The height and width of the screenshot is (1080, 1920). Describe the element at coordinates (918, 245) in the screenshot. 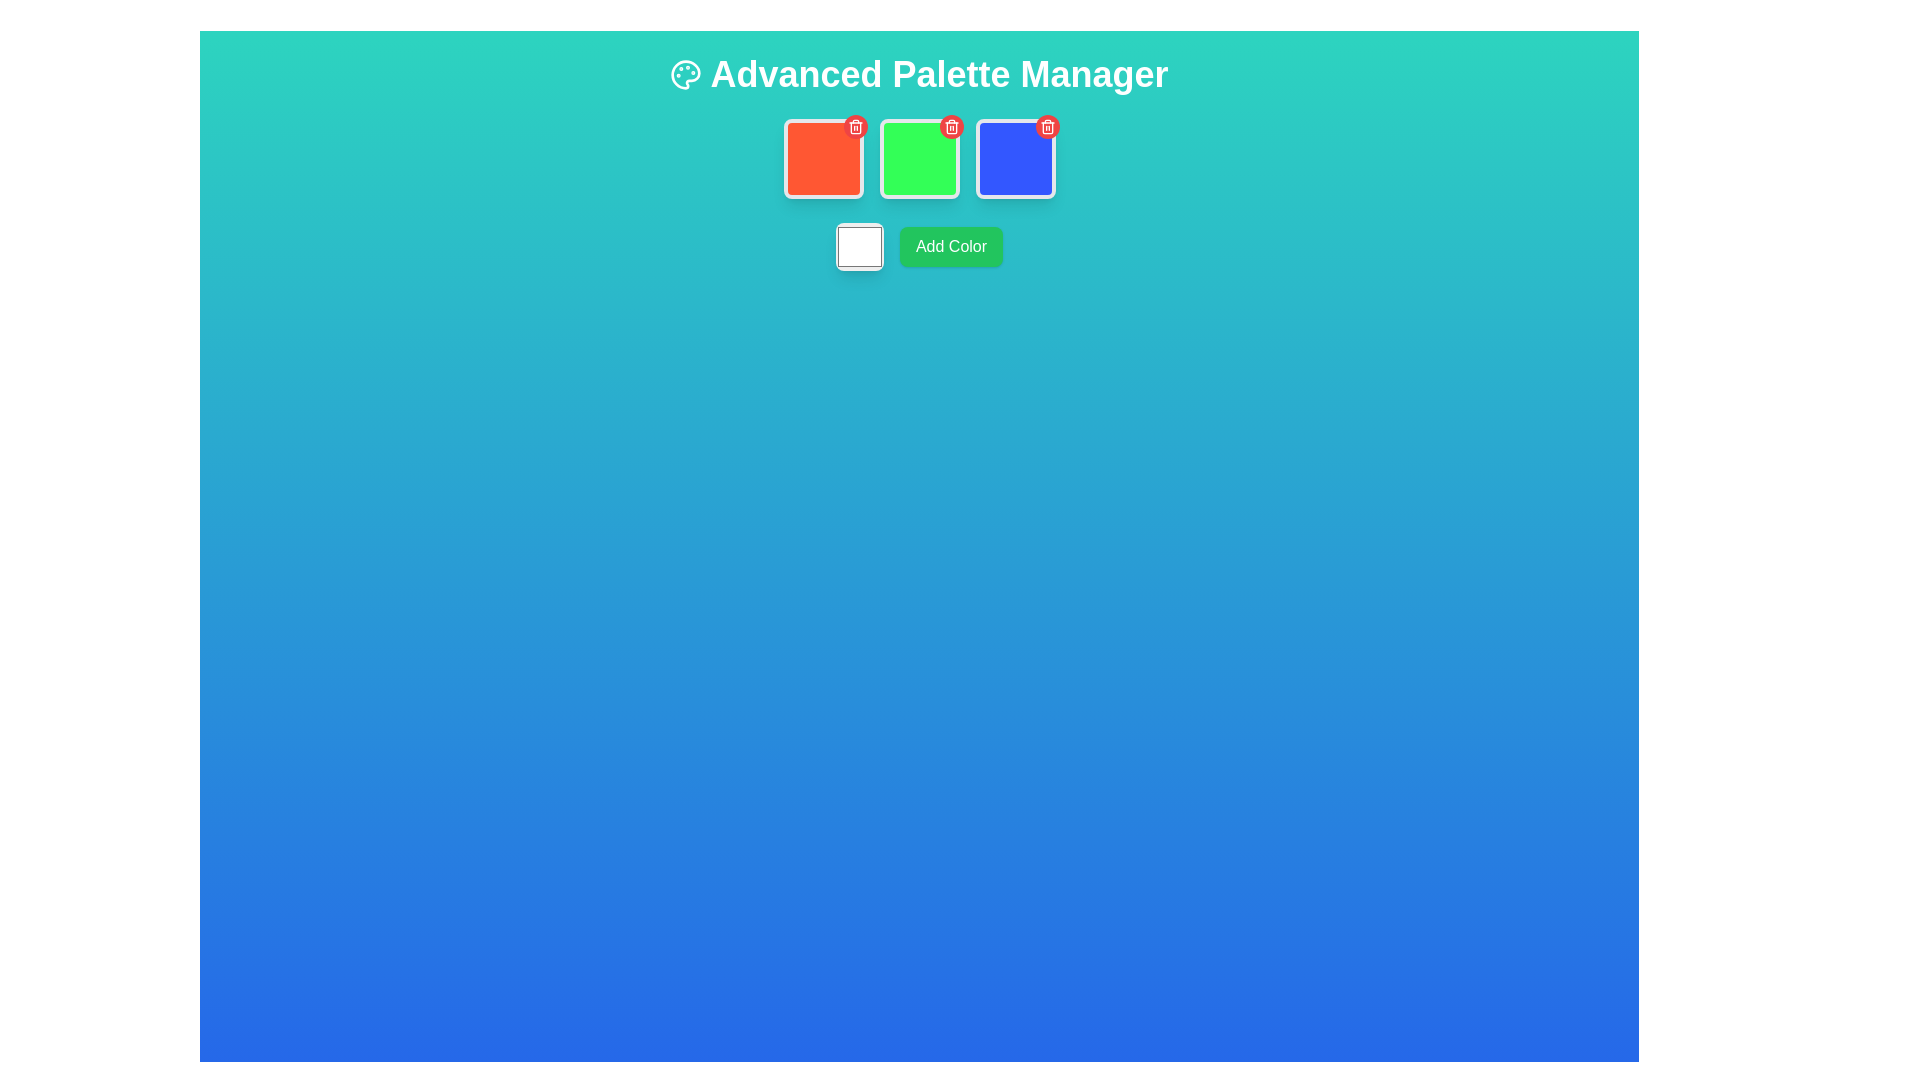

I see `the button below the three colored boxes in the Advanced Palette Manager` at that location.